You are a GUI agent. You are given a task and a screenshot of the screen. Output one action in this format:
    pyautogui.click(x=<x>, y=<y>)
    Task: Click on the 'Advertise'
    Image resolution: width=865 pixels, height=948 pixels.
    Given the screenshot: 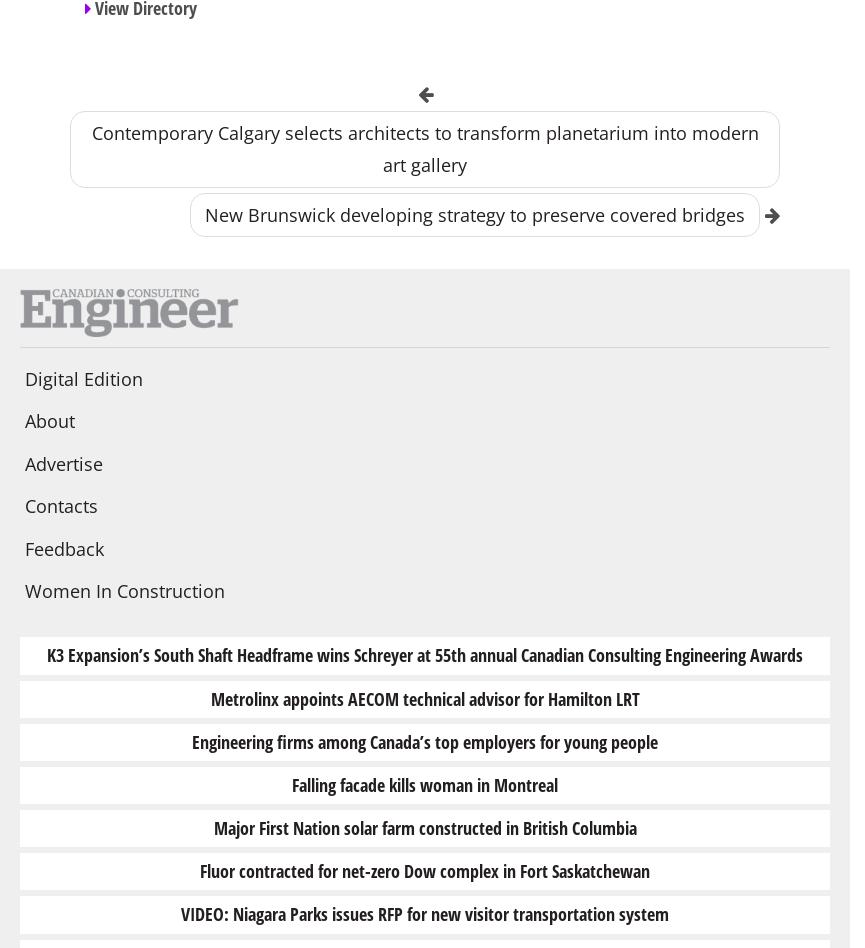 What is the action you would take?
    pyautogui.click(x=64, y=462)
    